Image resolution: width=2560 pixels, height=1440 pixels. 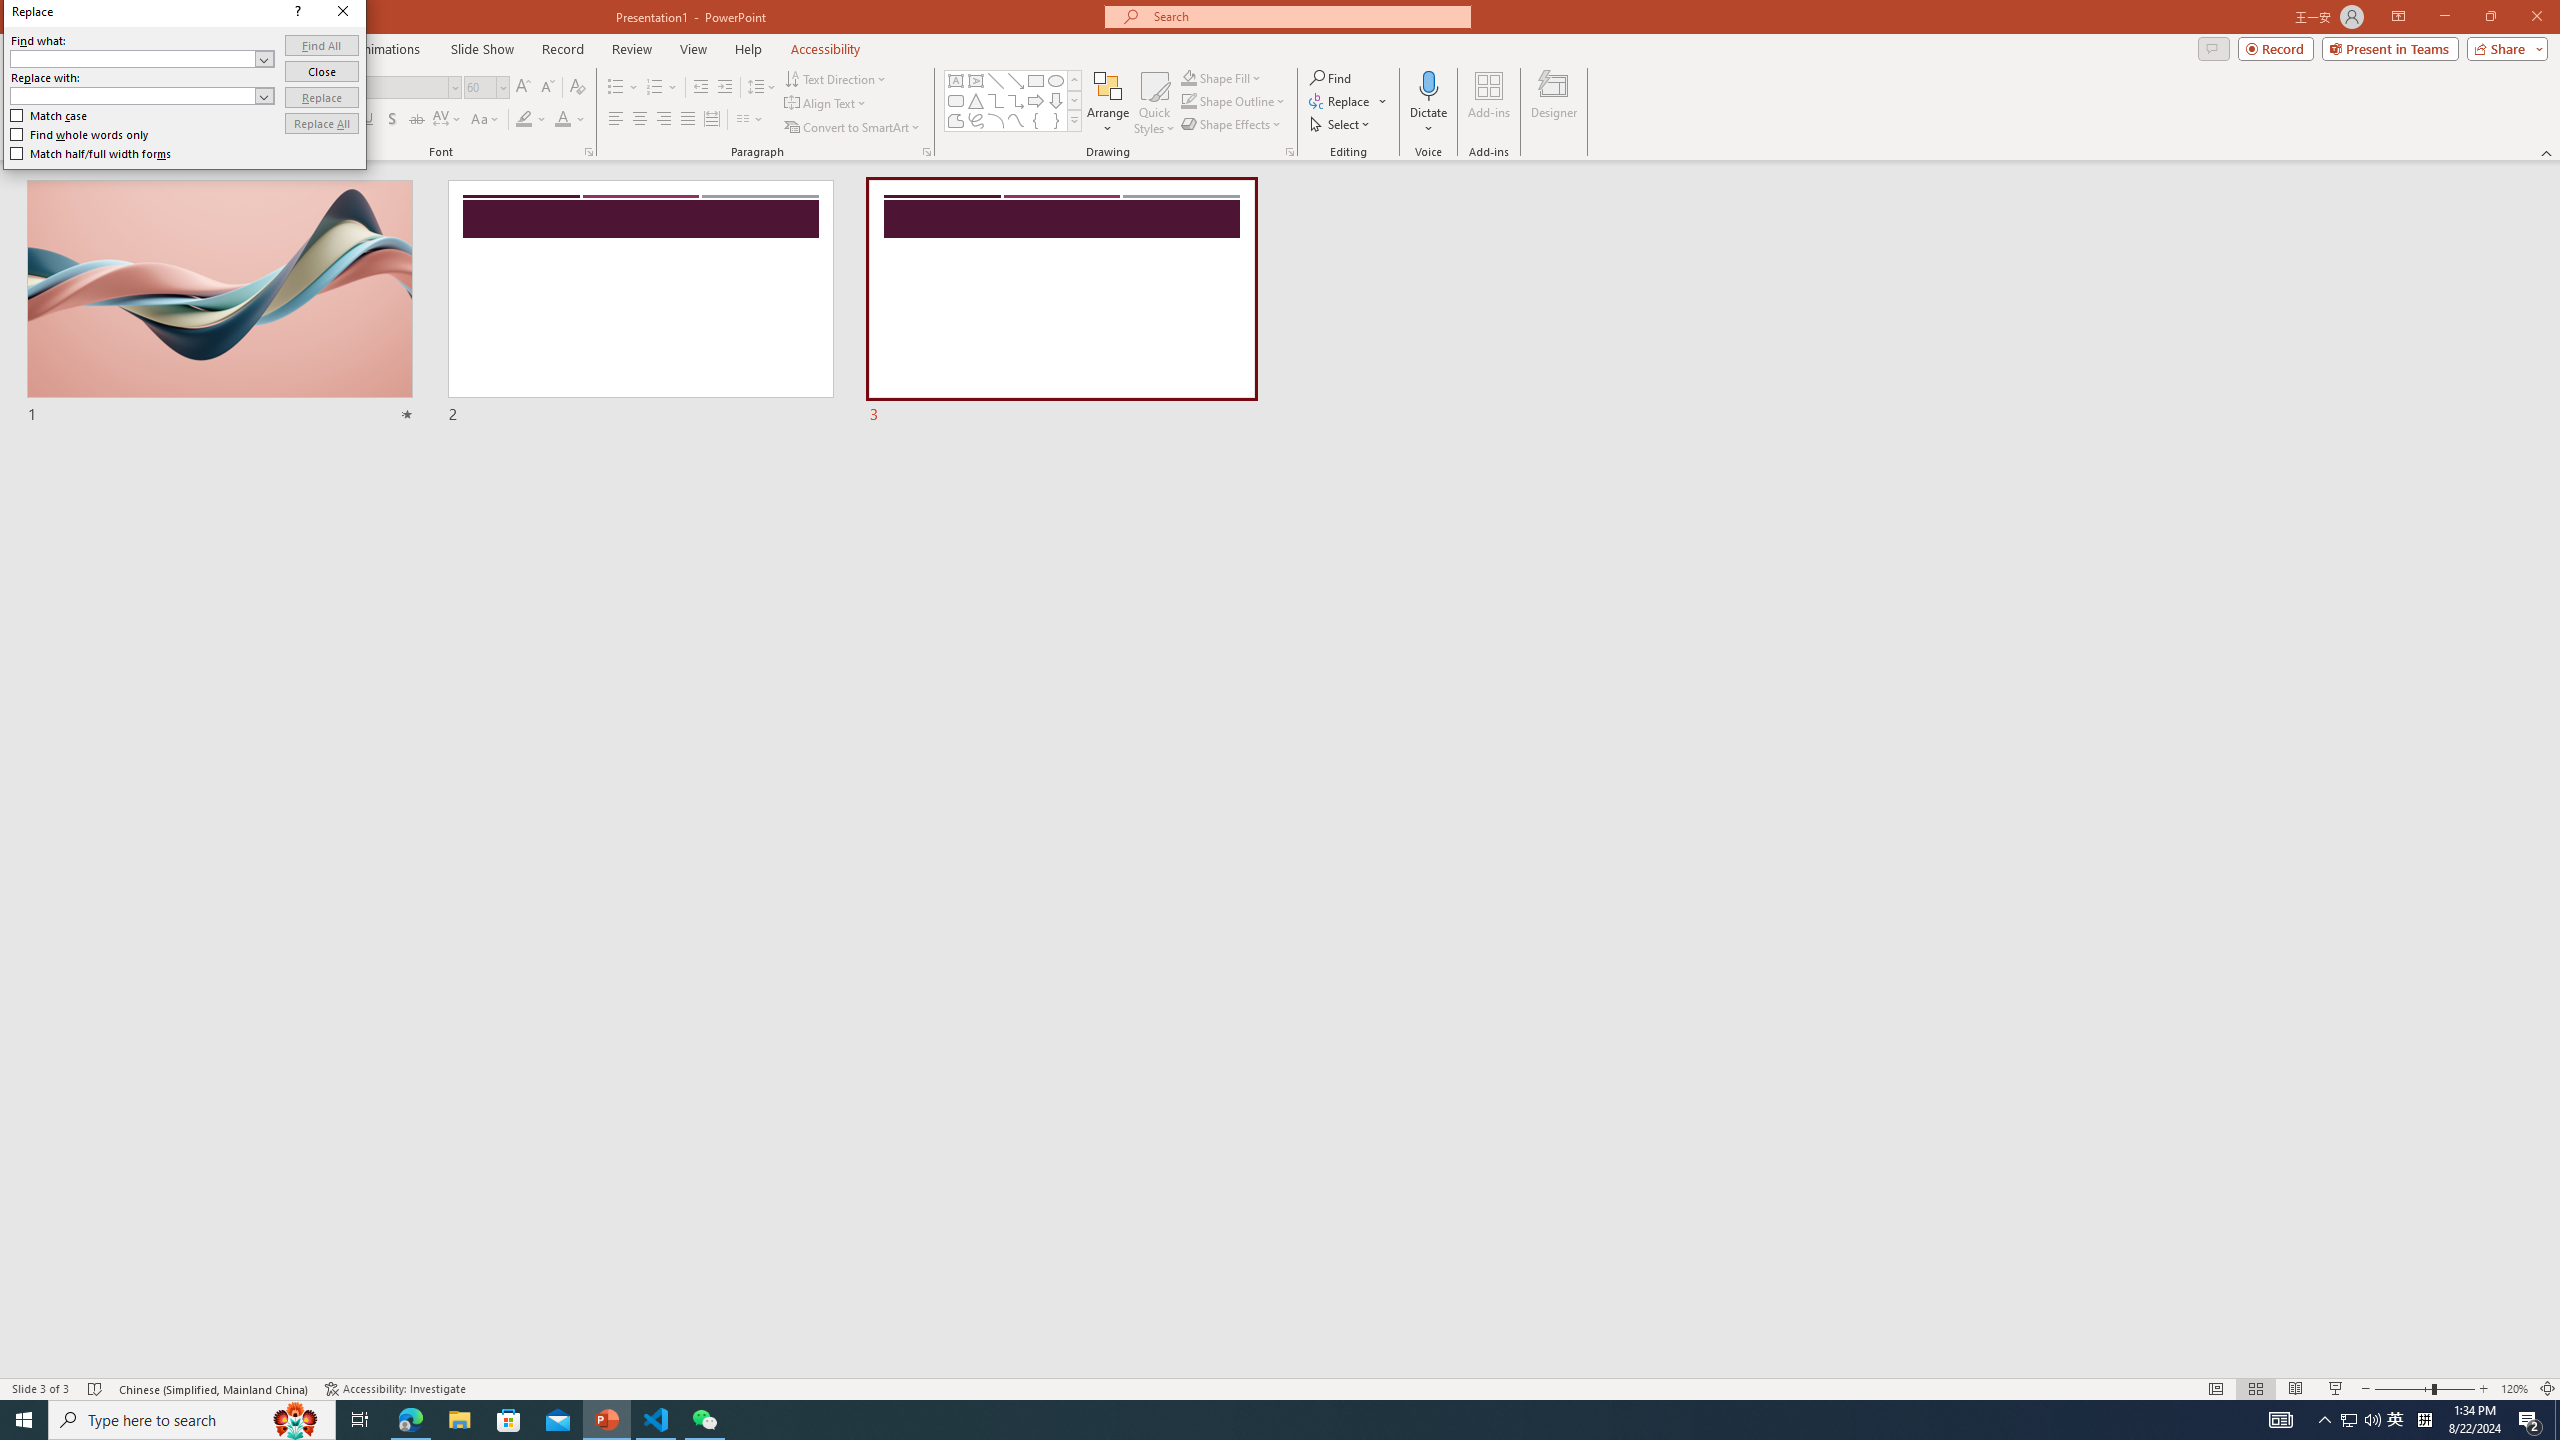 What do you see at coordinates (955, 80) in the screenshot?
I see `'Text Box'` at bounding box center [955, 80].